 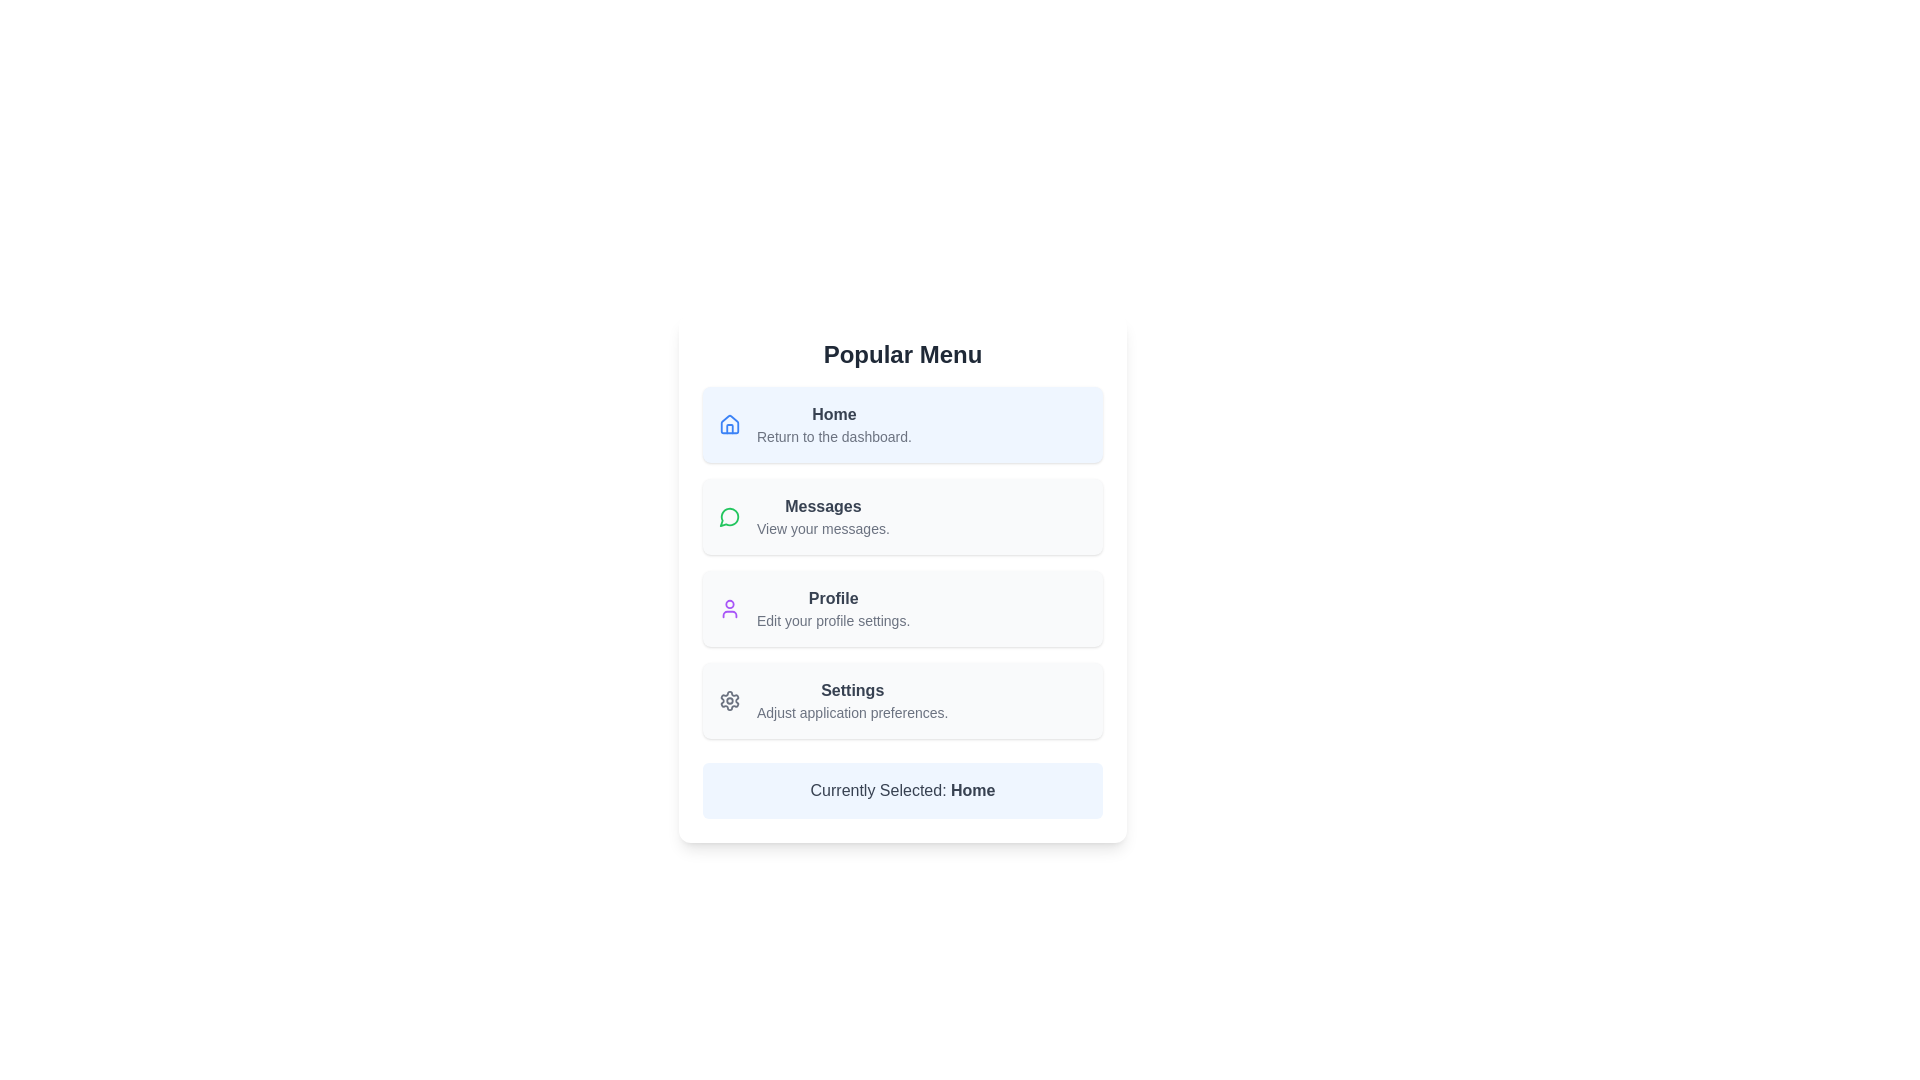 I want to click on the menu item labeled Messages, so click(x=822, y=515).